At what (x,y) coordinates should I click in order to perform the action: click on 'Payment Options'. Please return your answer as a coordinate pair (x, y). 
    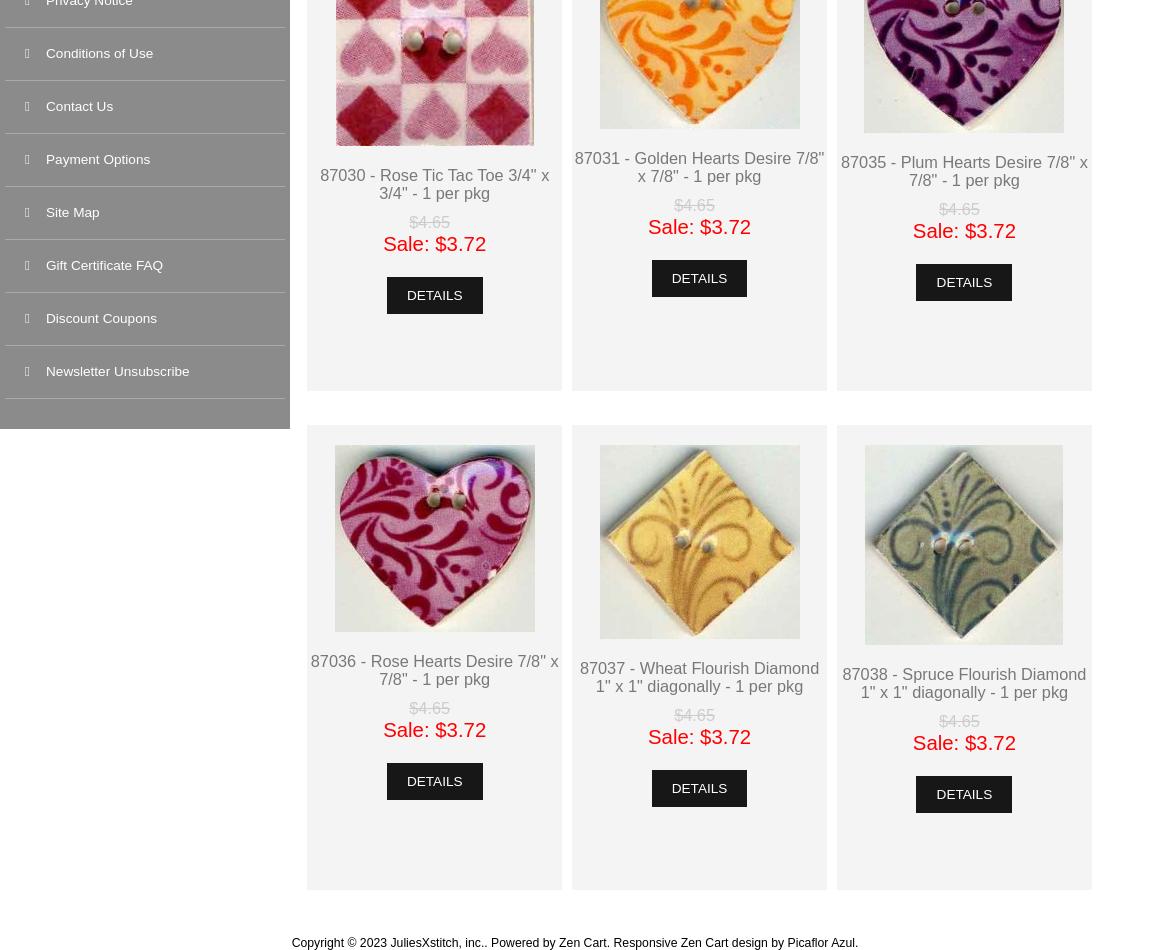
    Looking at the image, I should click on (96, 159).